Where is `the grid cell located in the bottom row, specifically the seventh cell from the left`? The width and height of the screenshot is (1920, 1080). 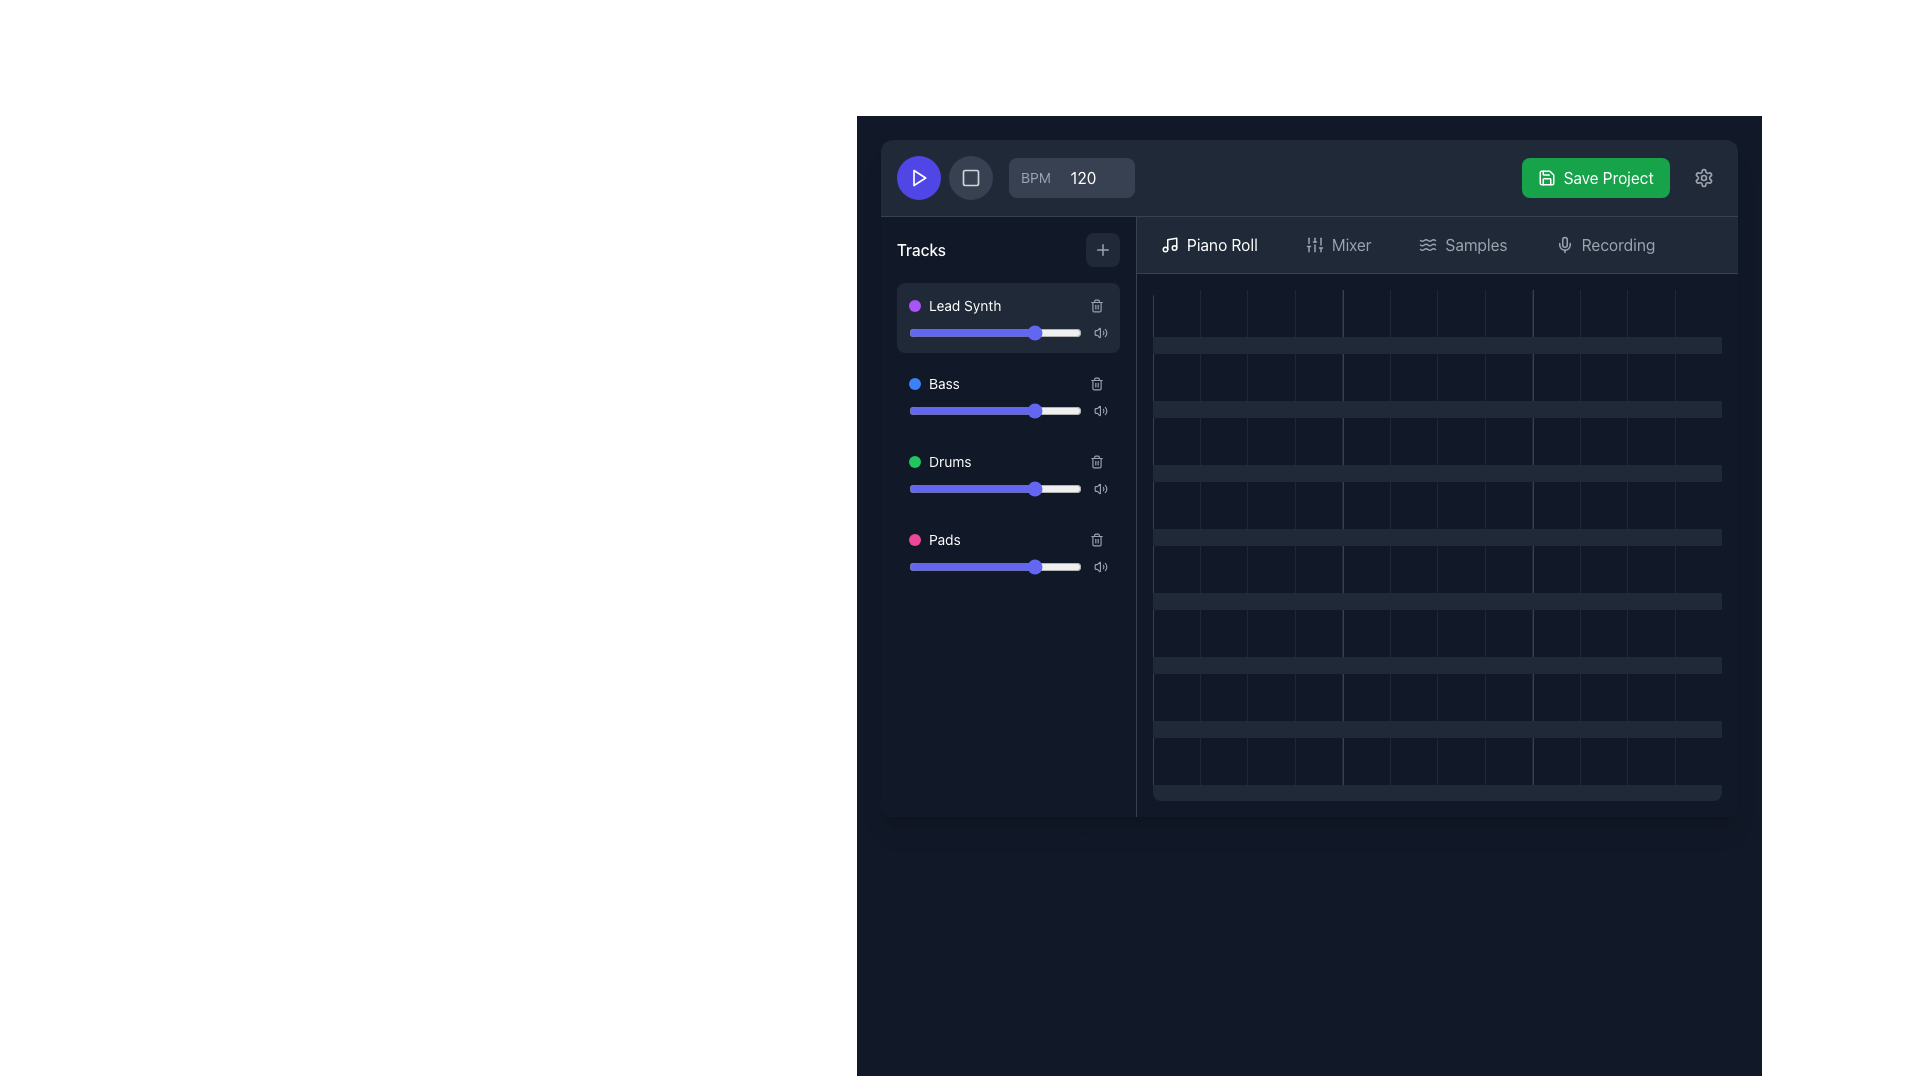 the grid cell located in the bottom row, specifically the seventh cell from the left is located at coordinates (1461, 761).